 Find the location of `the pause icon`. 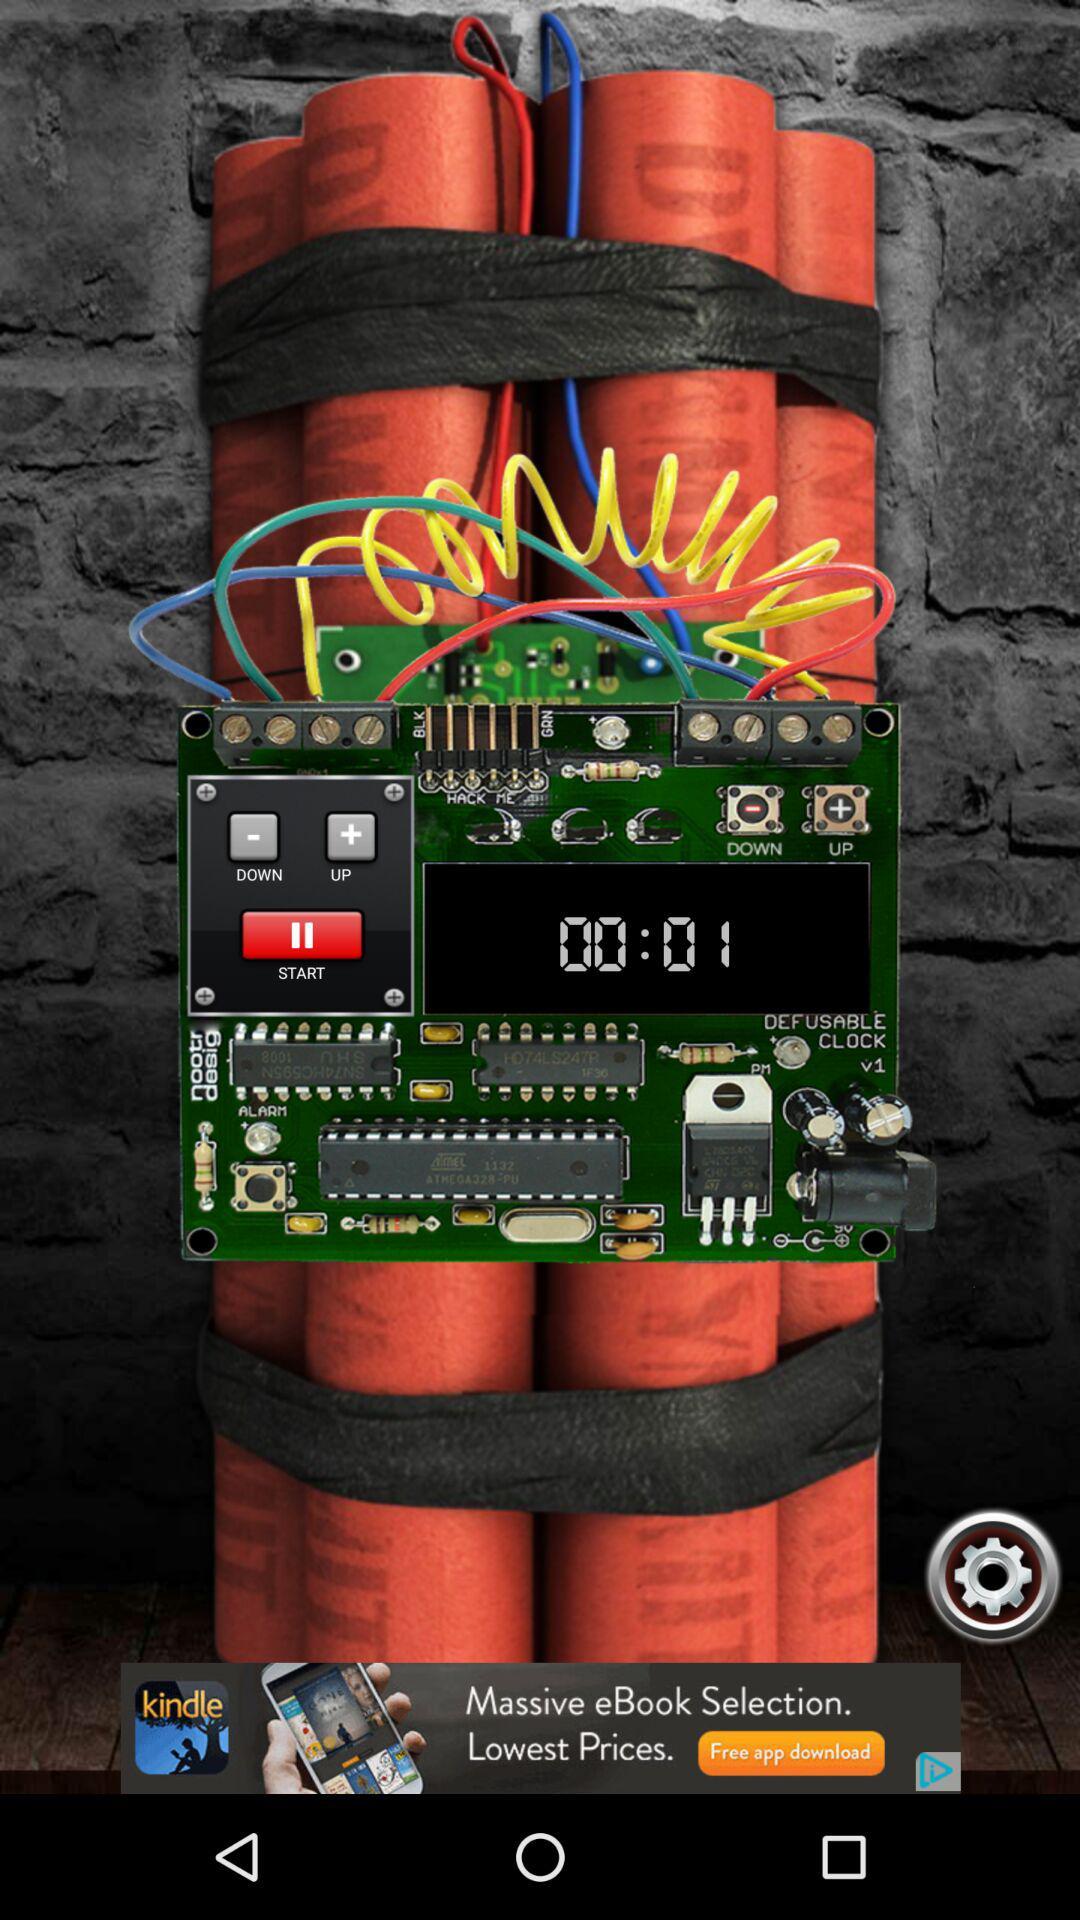

the pause icon is located at coordinates (302, 1005).